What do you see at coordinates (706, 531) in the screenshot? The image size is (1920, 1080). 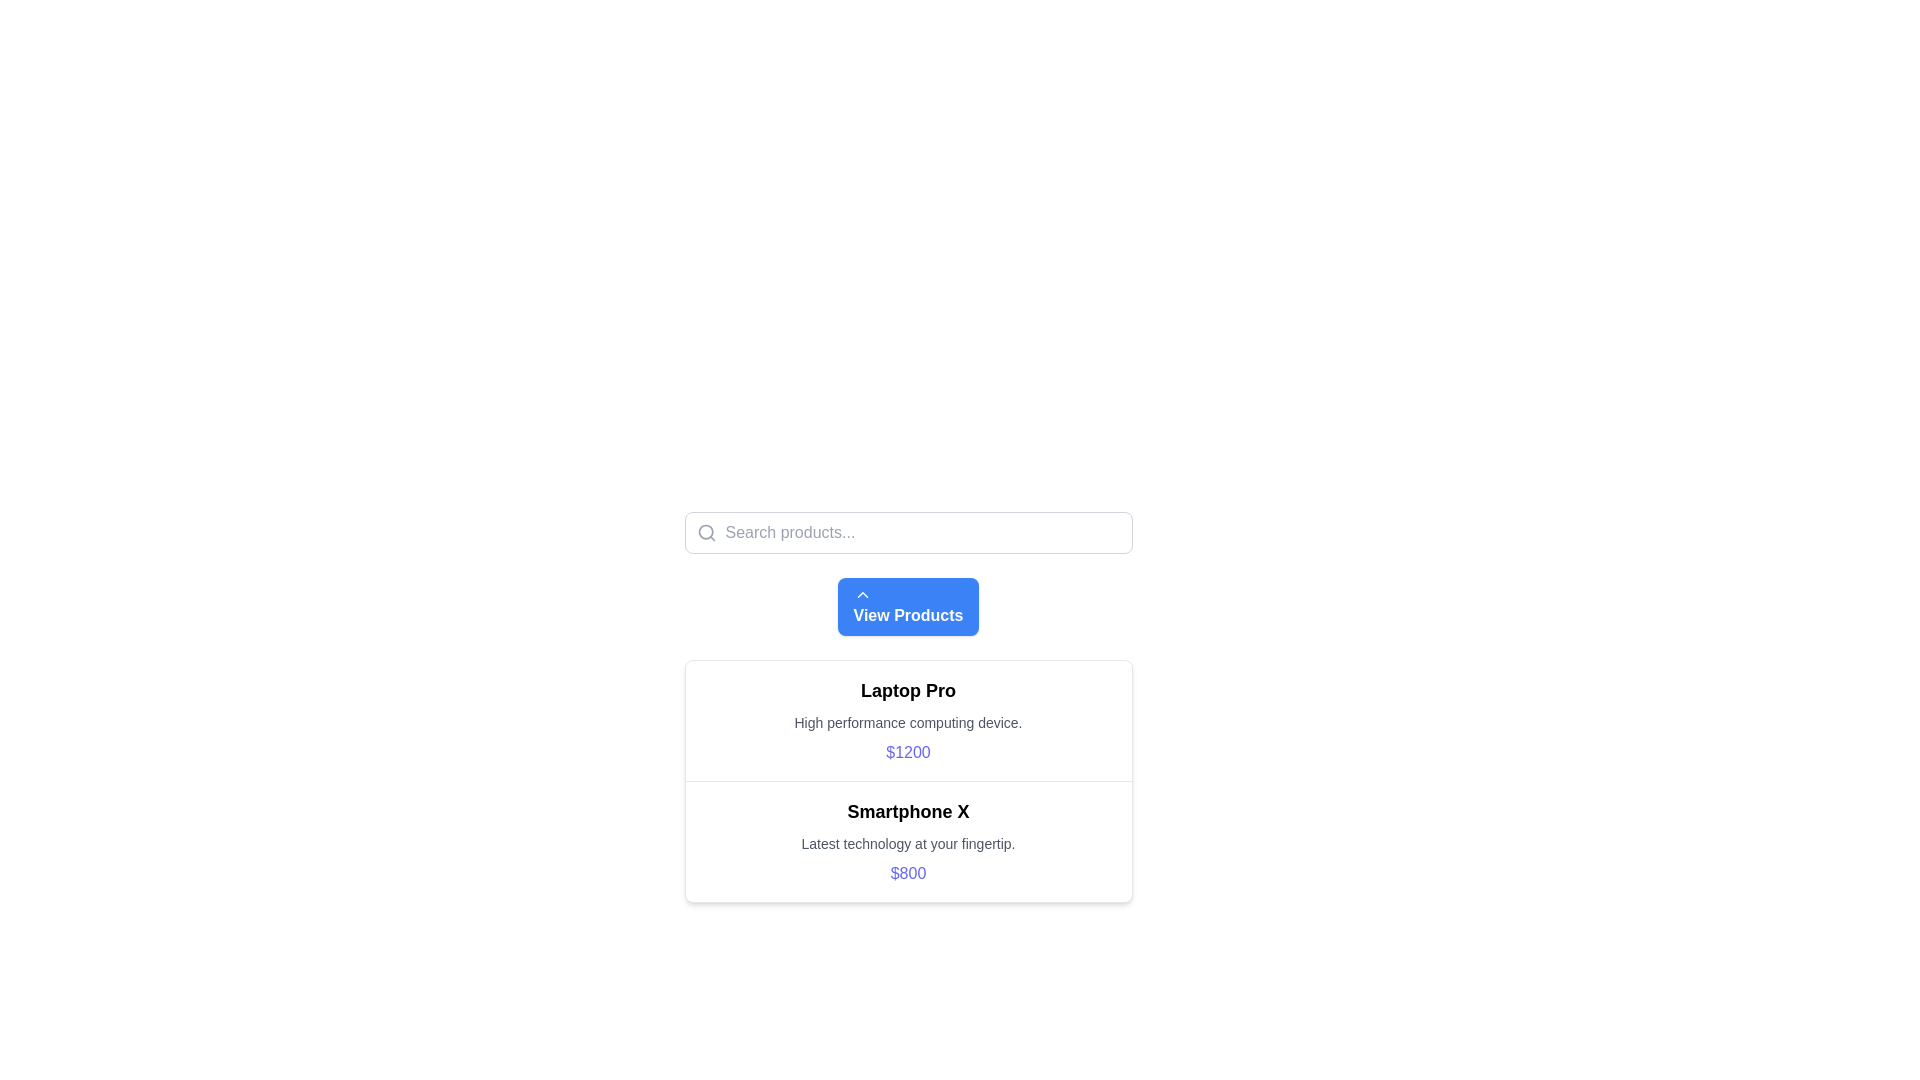 I see `the search icon located on the left side of the search input box at the top center of the page, which serves as a visual indicator for entering search queries` at bounding box center [706, 531].